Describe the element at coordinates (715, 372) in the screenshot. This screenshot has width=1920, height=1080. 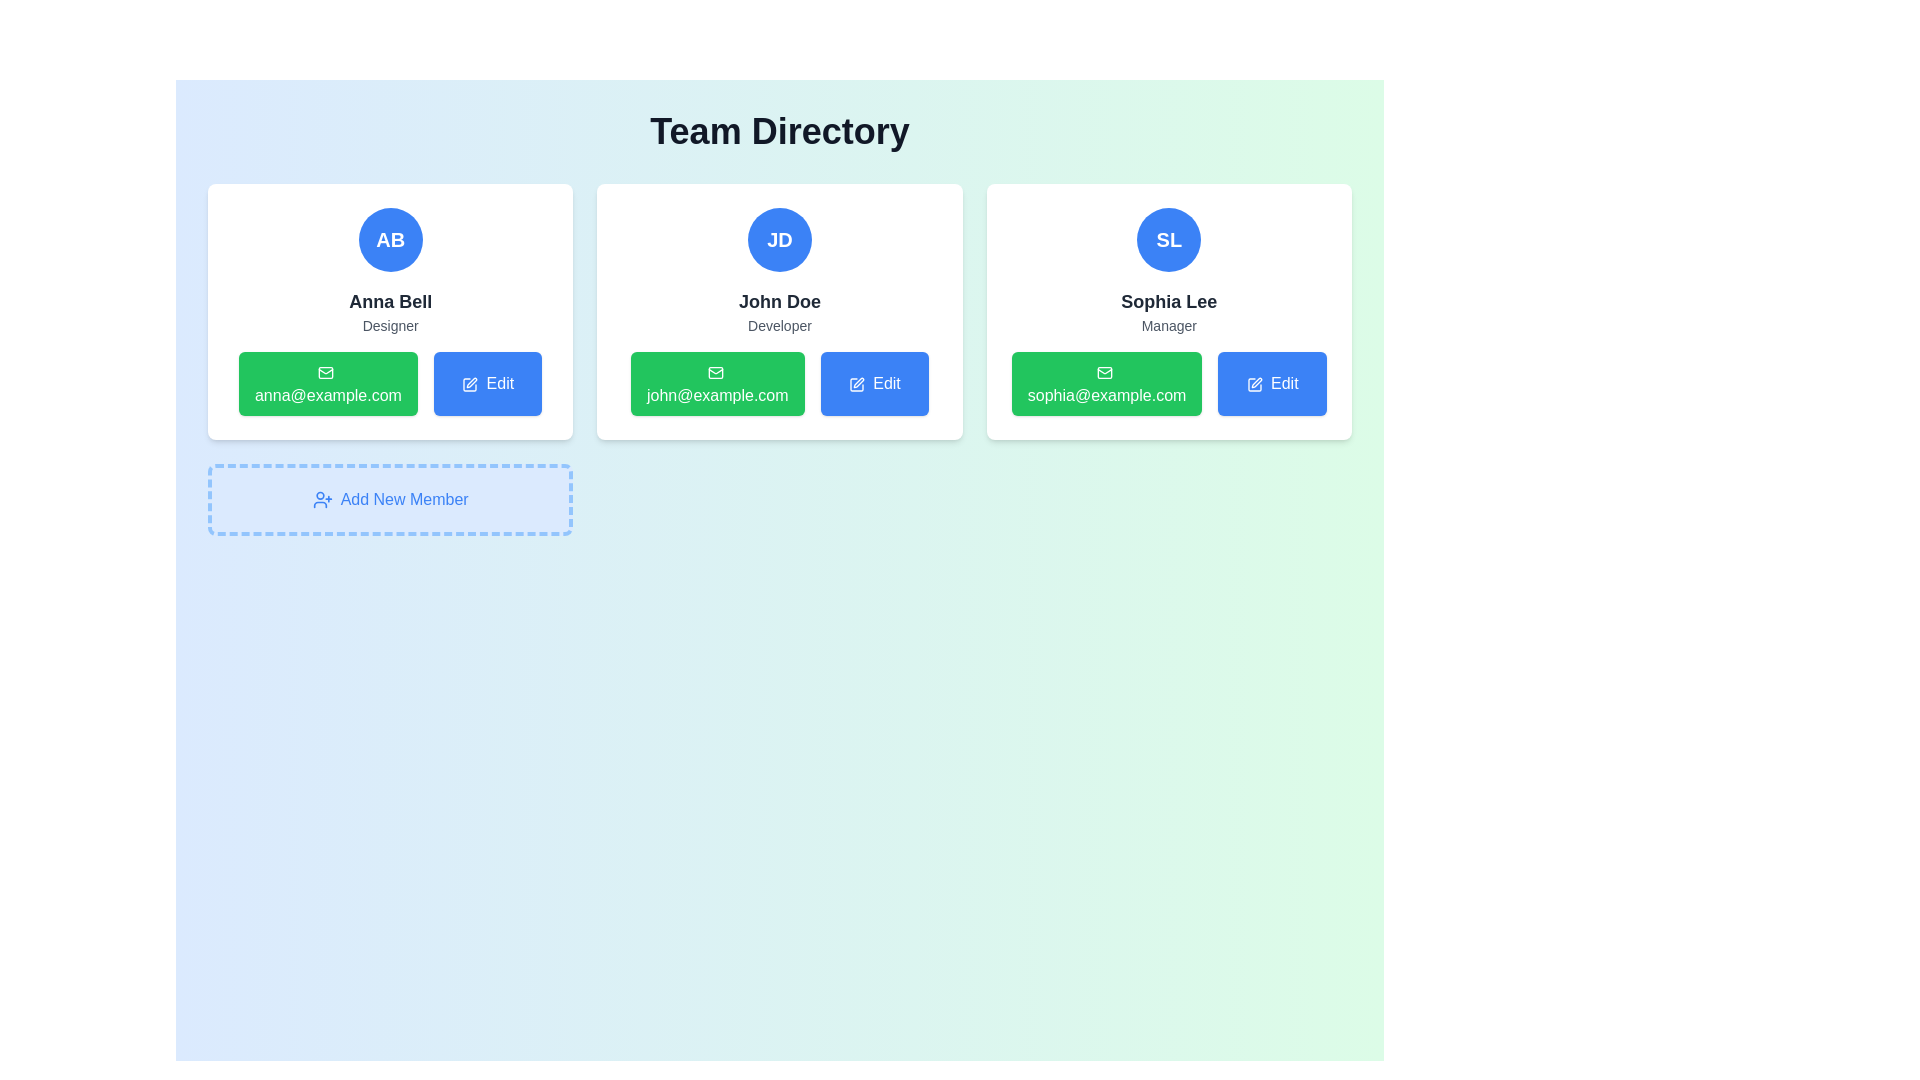
I see `the email icon within the green button labeled 'john@example.com', located below the profile for 'John Doe' in the second card from the left in the top row of the interface` at that location.